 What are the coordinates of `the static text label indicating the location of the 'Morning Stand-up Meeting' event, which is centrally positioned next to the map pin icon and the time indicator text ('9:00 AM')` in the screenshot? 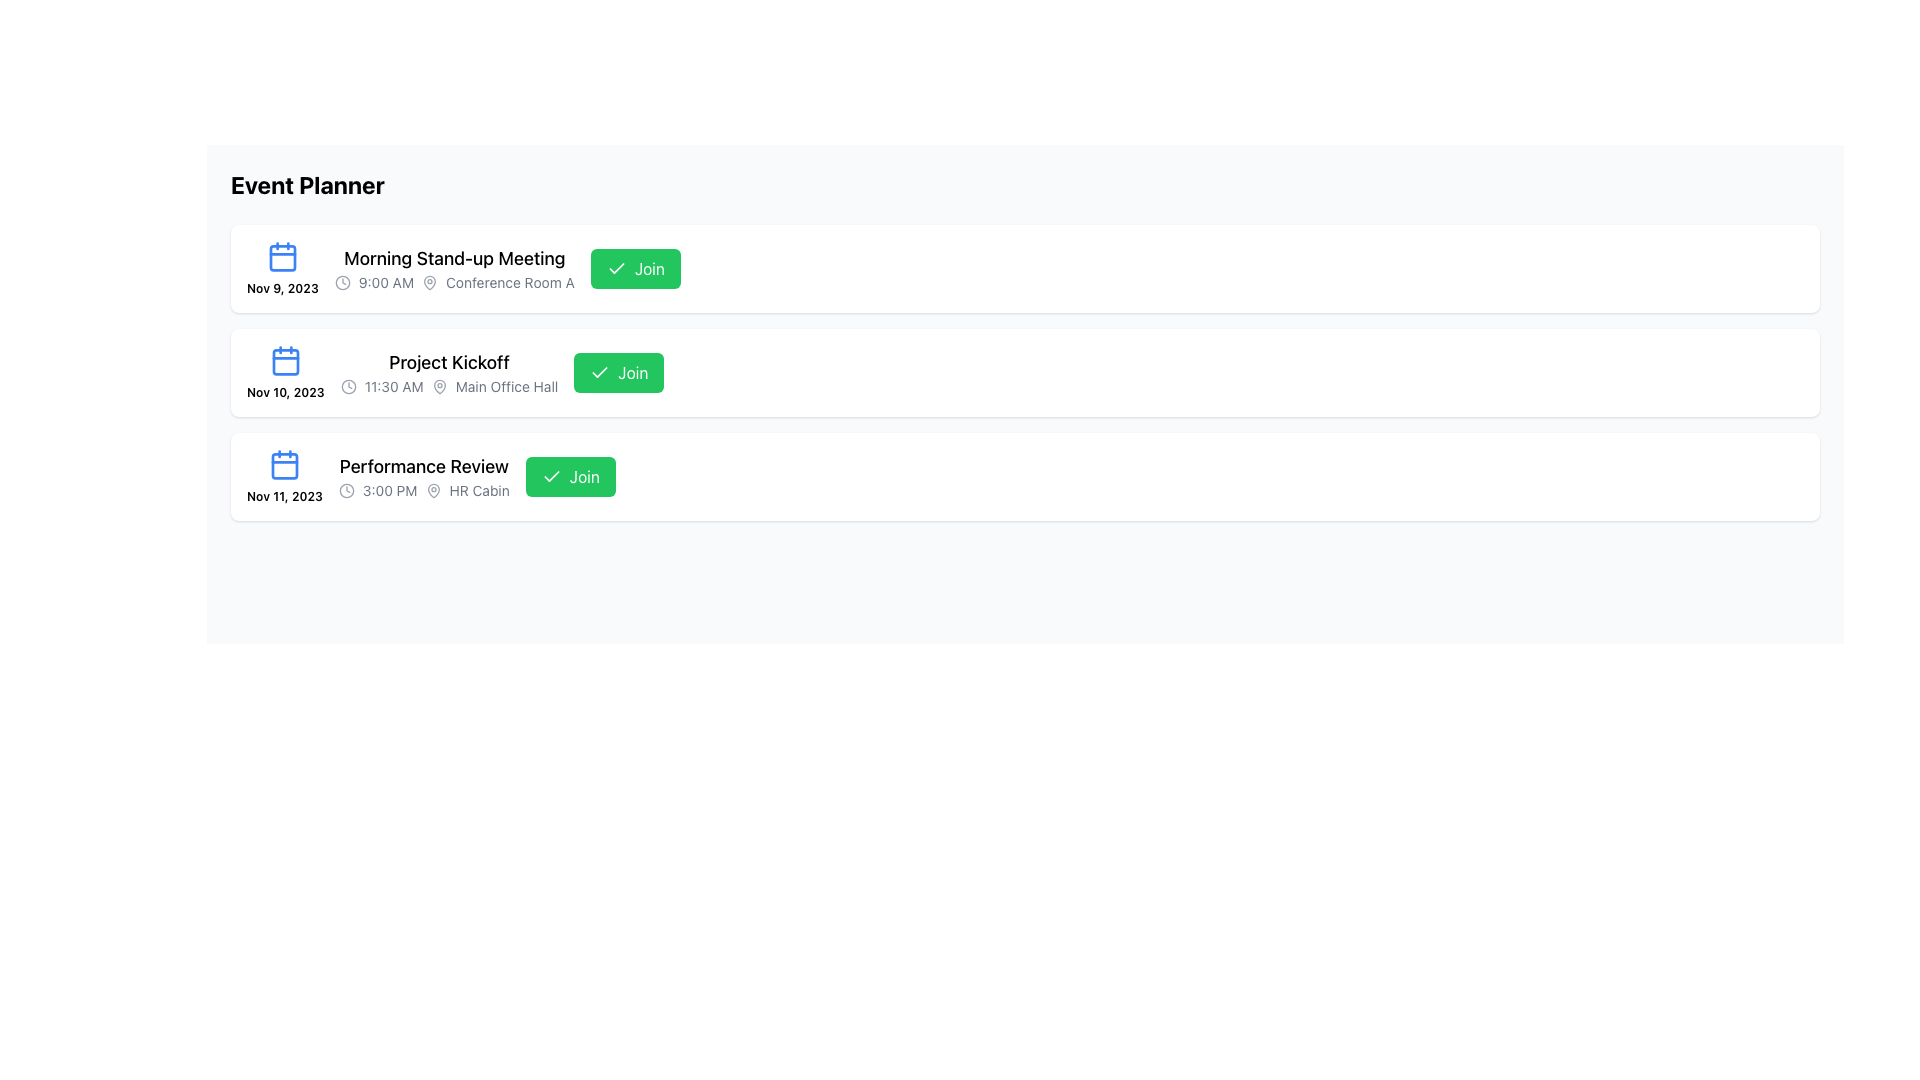 It's located at (510, 282).